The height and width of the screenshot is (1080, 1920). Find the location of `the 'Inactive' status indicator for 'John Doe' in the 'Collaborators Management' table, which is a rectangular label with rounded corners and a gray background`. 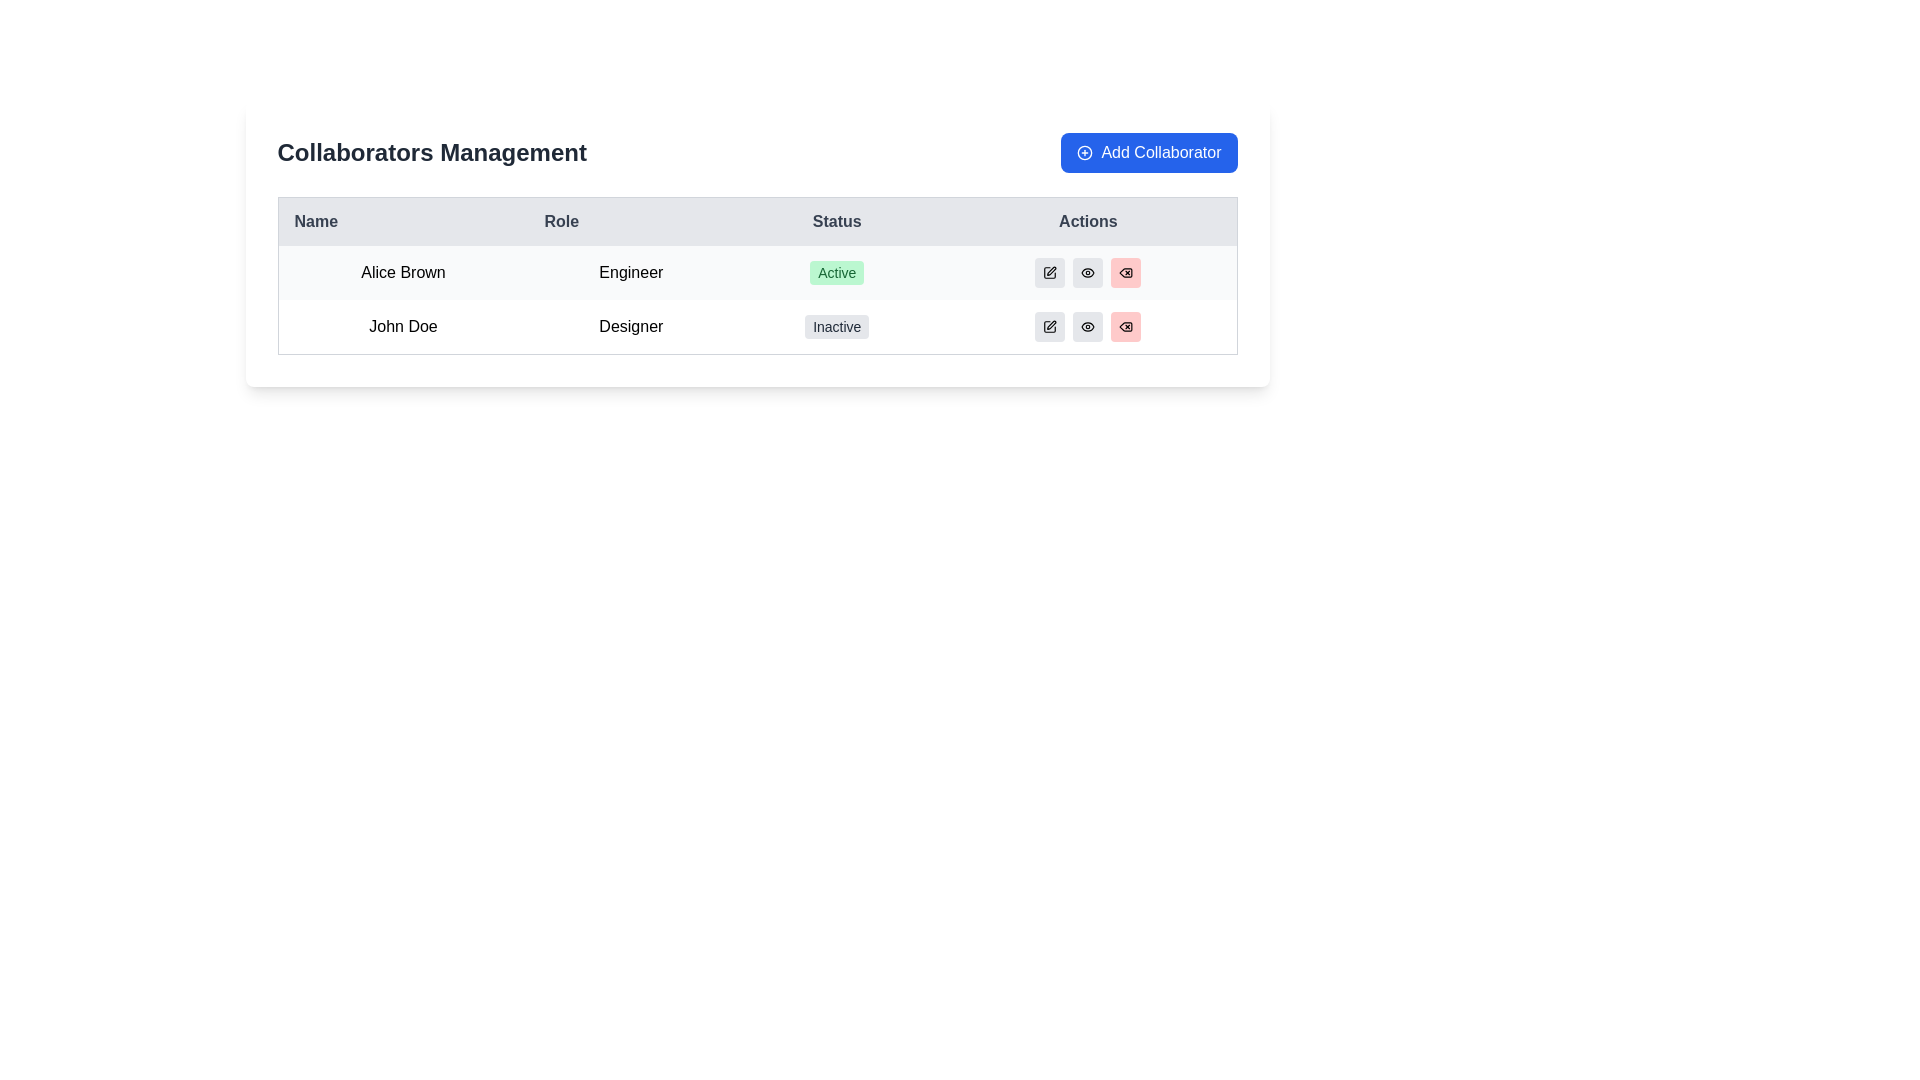

the 'Inactive' status indicator for 'John Doe' in the 'Collaborators Management' table, which is a rectangular label with rounded corners and a gray background is located at coordinates (837, 326).